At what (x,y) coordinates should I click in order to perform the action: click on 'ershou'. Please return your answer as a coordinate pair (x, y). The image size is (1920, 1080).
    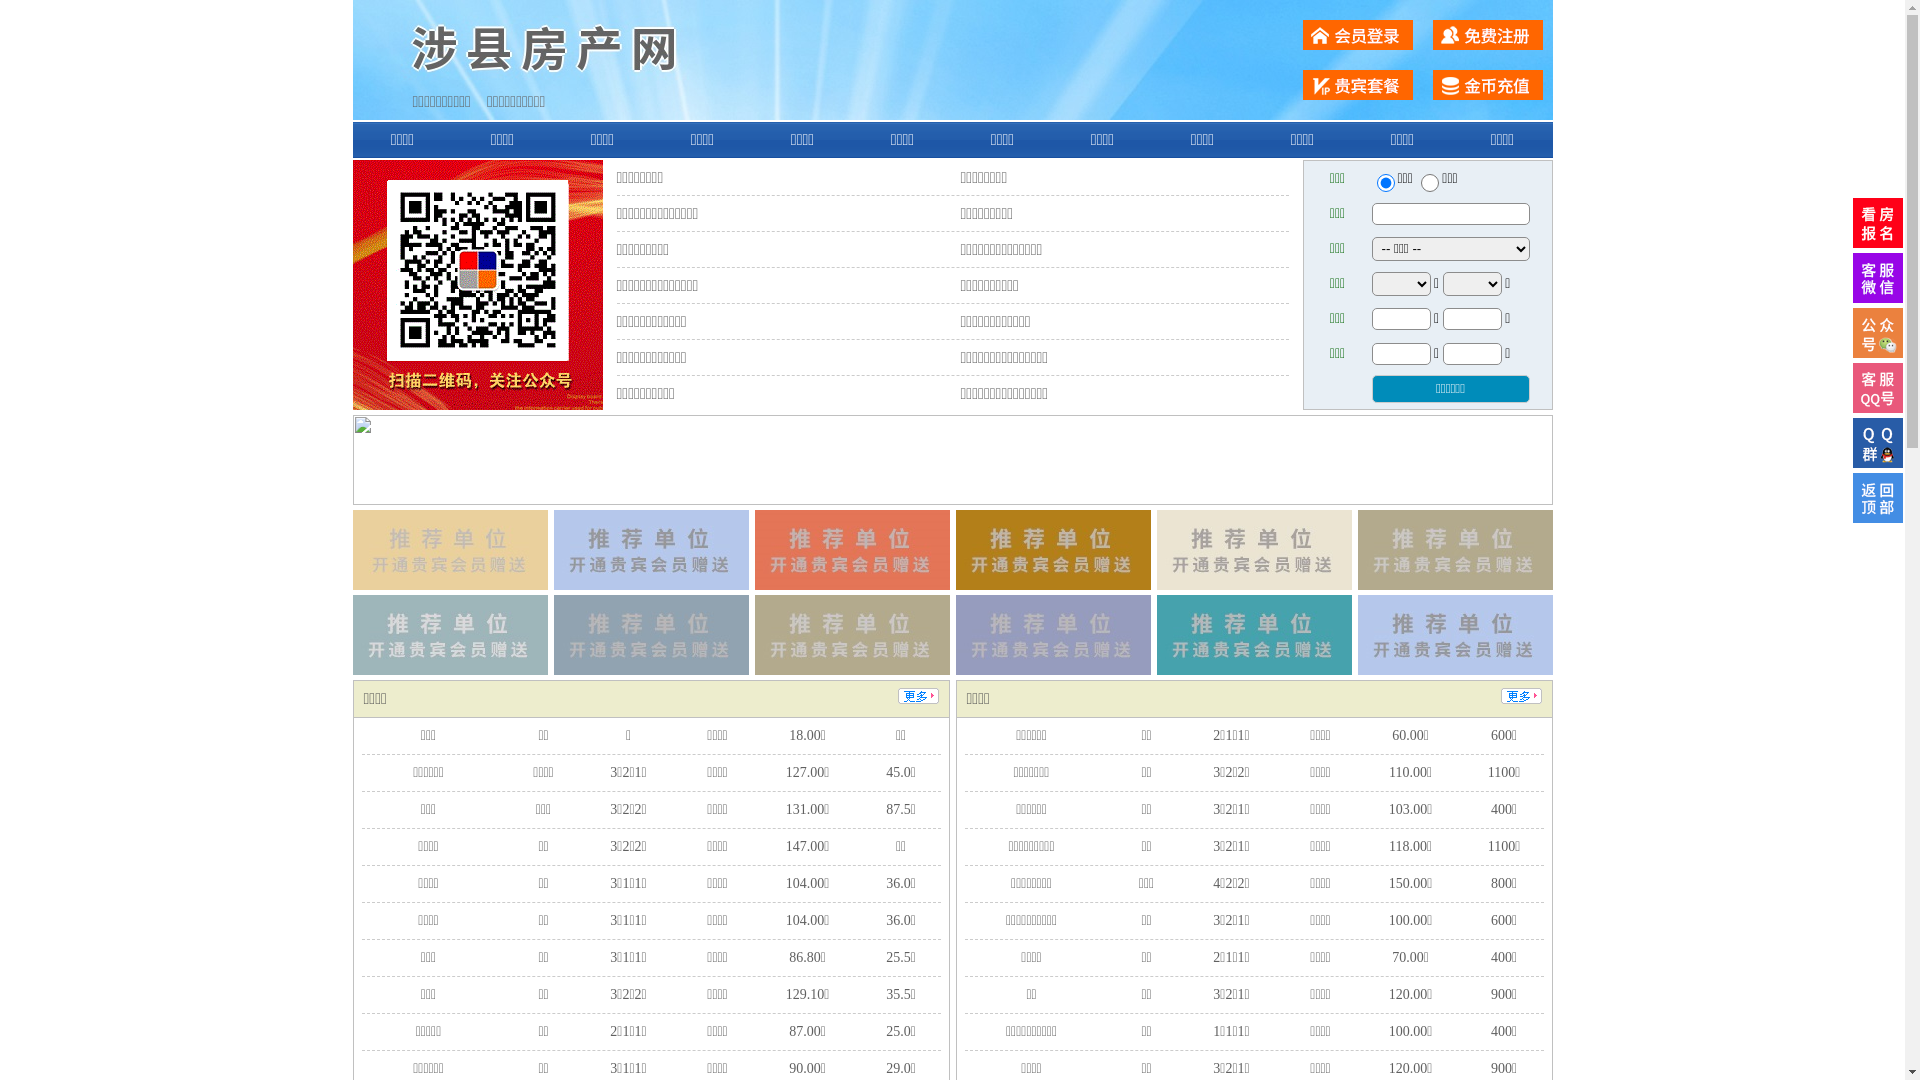
    Looking at the image, I should click on (1375, 182).